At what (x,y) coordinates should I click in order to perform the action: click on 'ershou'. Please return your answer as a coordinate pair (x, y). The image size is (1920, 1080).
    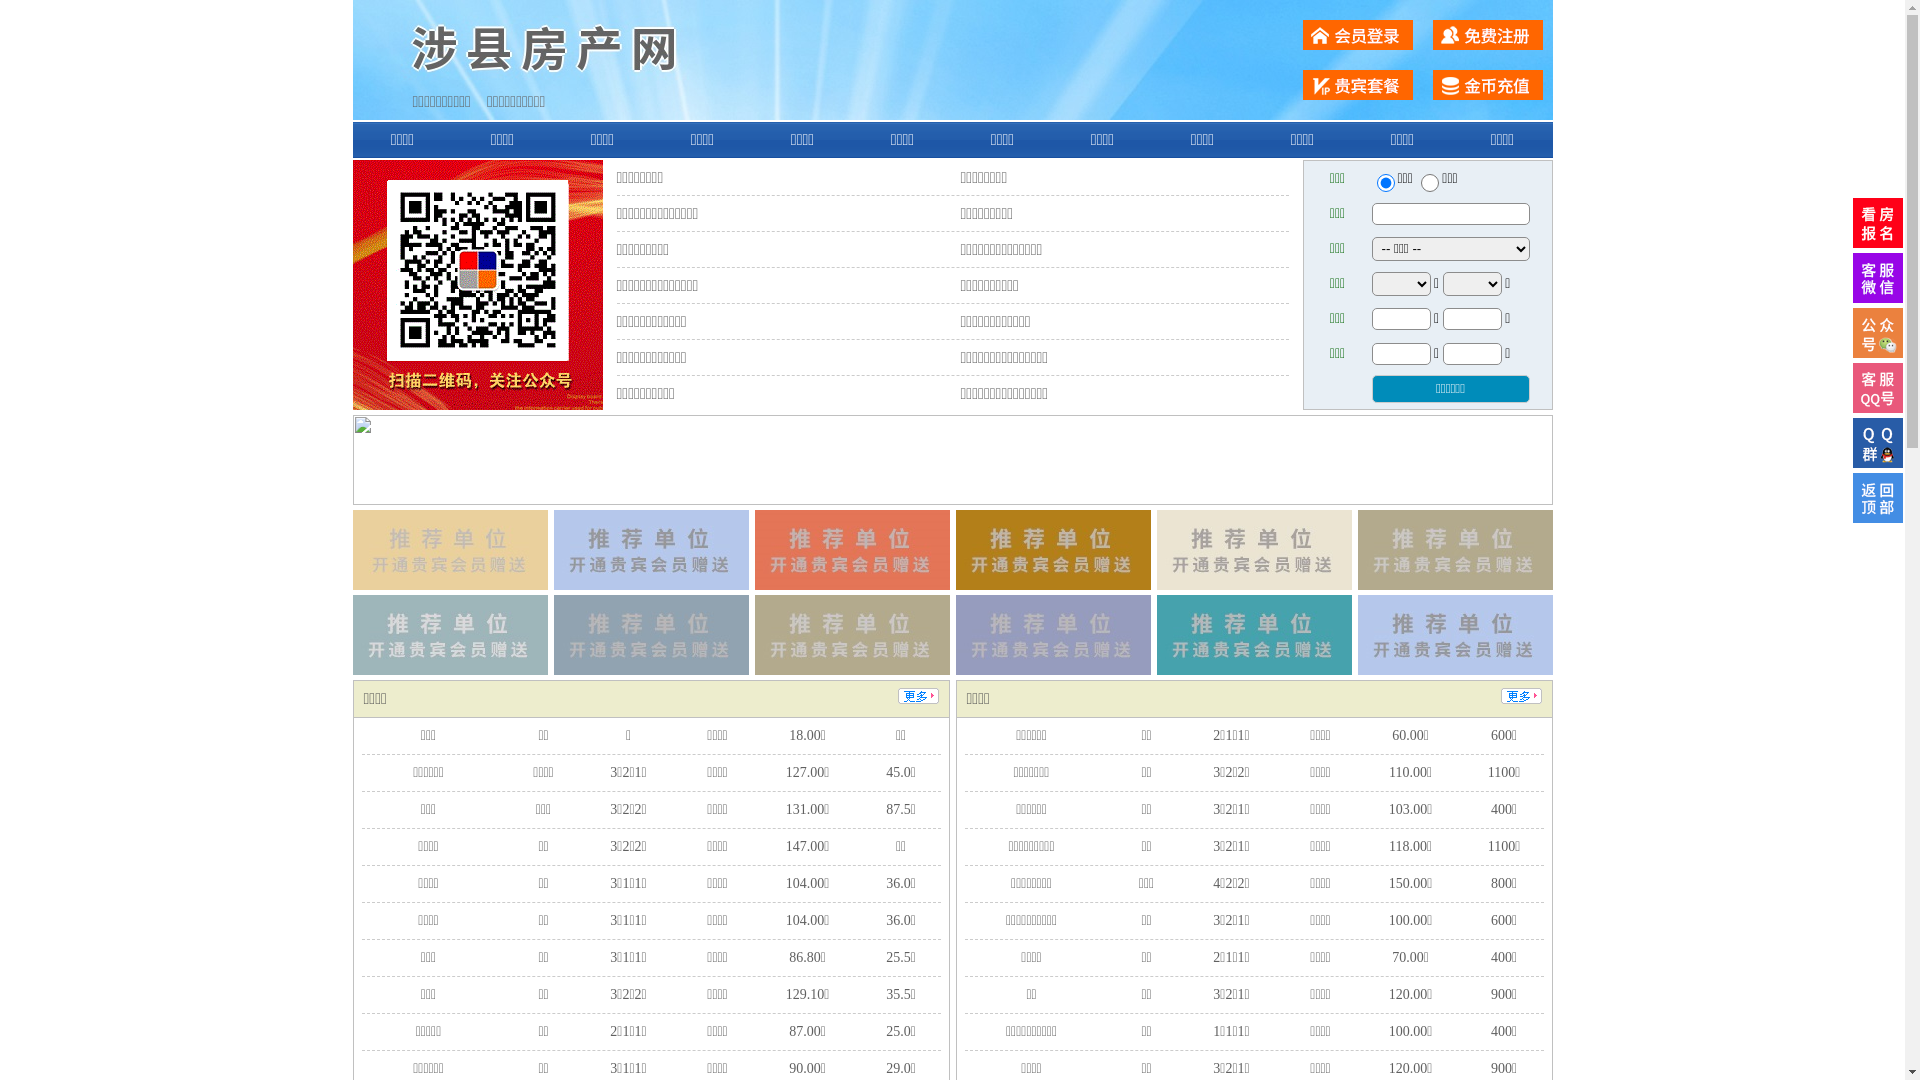
    Looking at the image, I should click on (1375, 182).